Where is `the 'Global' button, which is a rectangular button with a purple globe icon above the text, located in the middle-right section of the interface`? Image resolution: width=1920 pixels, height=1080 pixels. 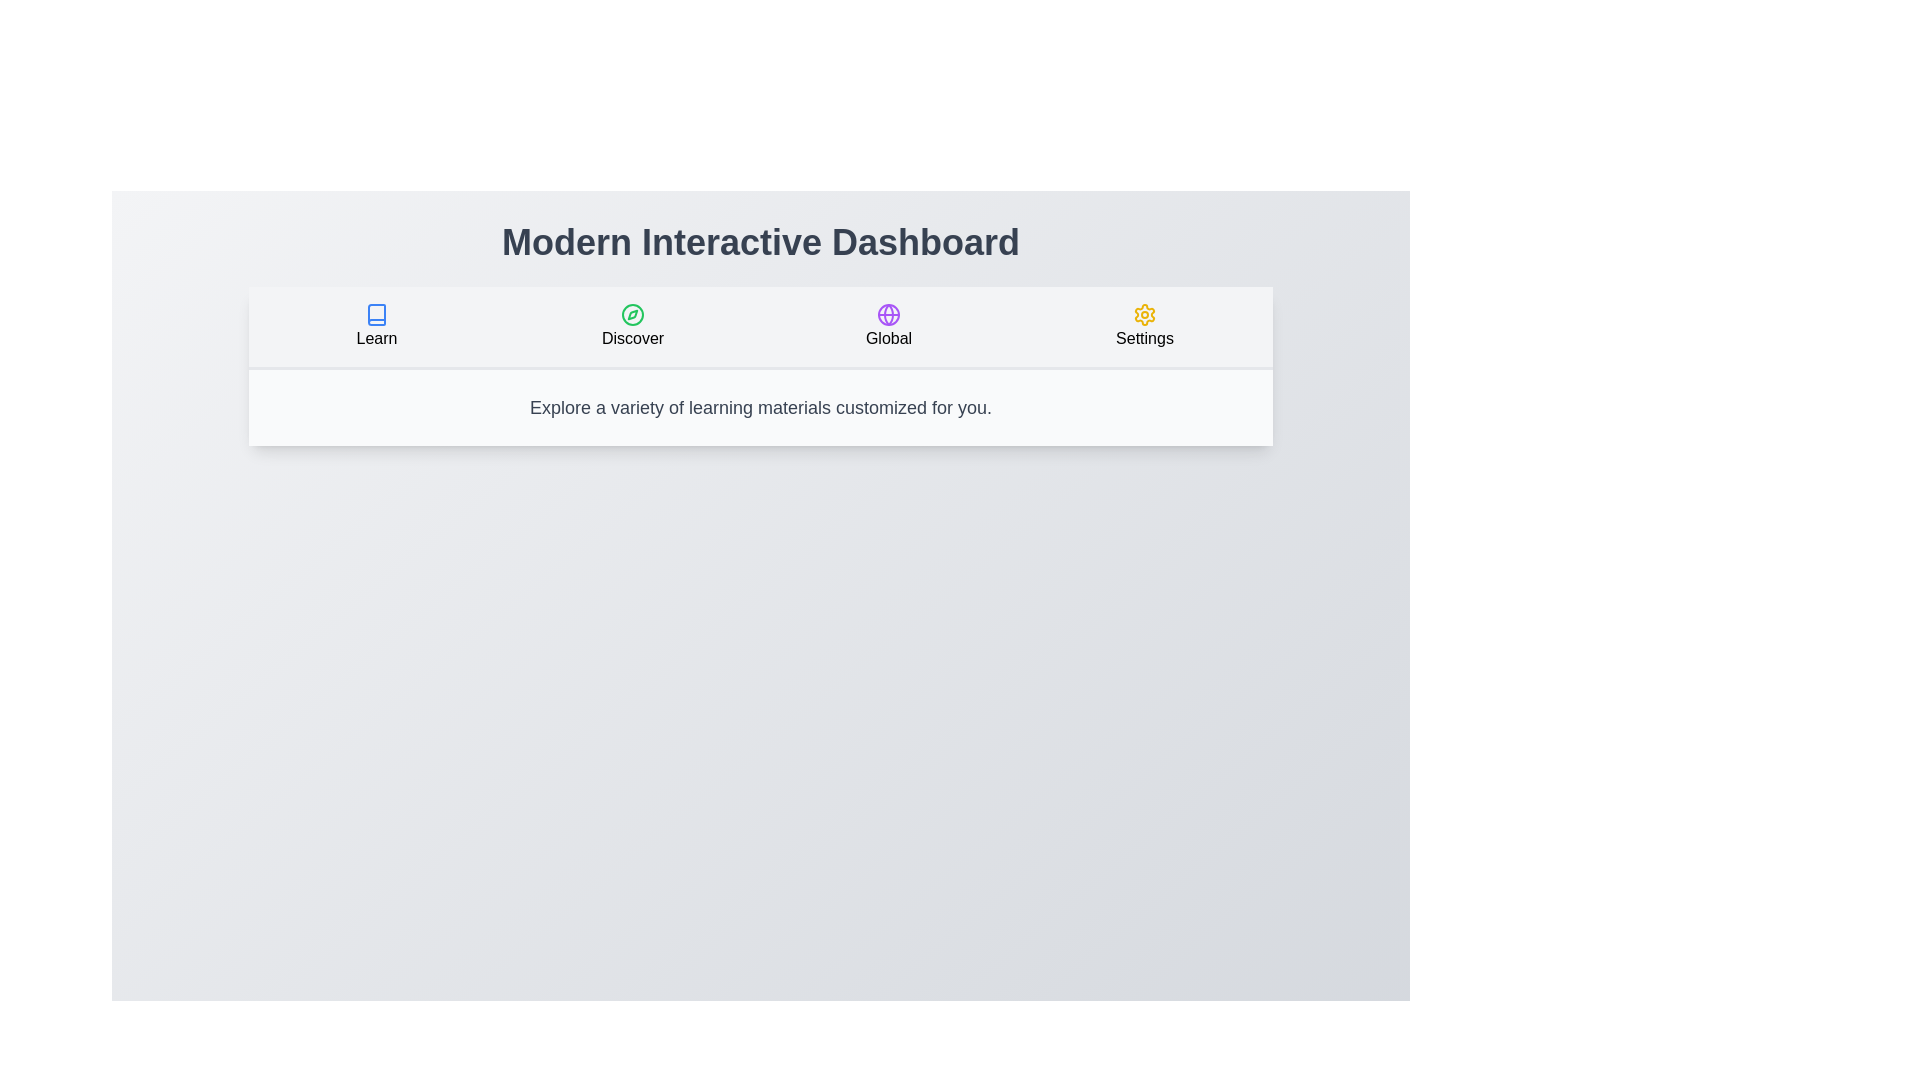 the 'Global' button, which is a rectangular button with a purple globe icon above the text, located in the middle-right section of the interface is located at coordinates (887, 326).